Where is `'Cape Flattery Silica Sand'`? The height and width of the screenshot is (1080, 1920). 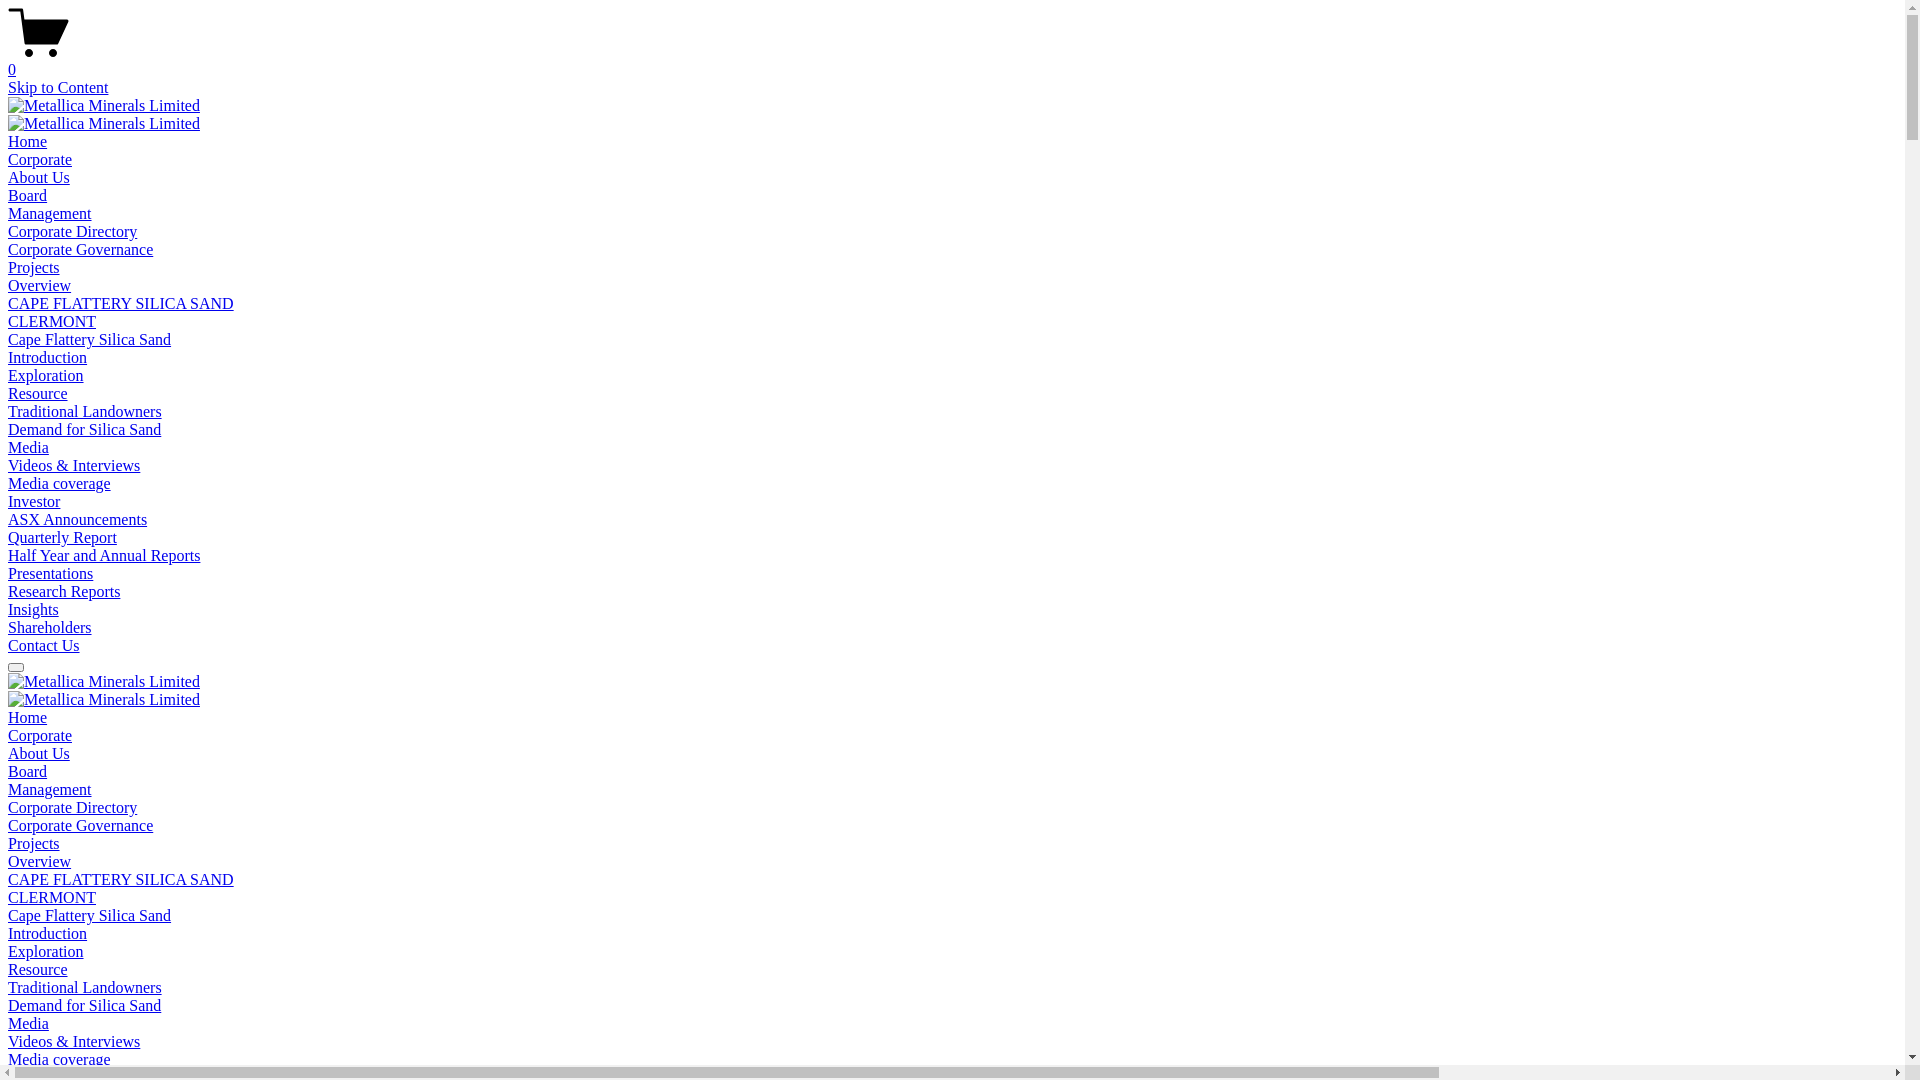 'Cape Flattery Silica Sand' is located at coordinates (8, 338).